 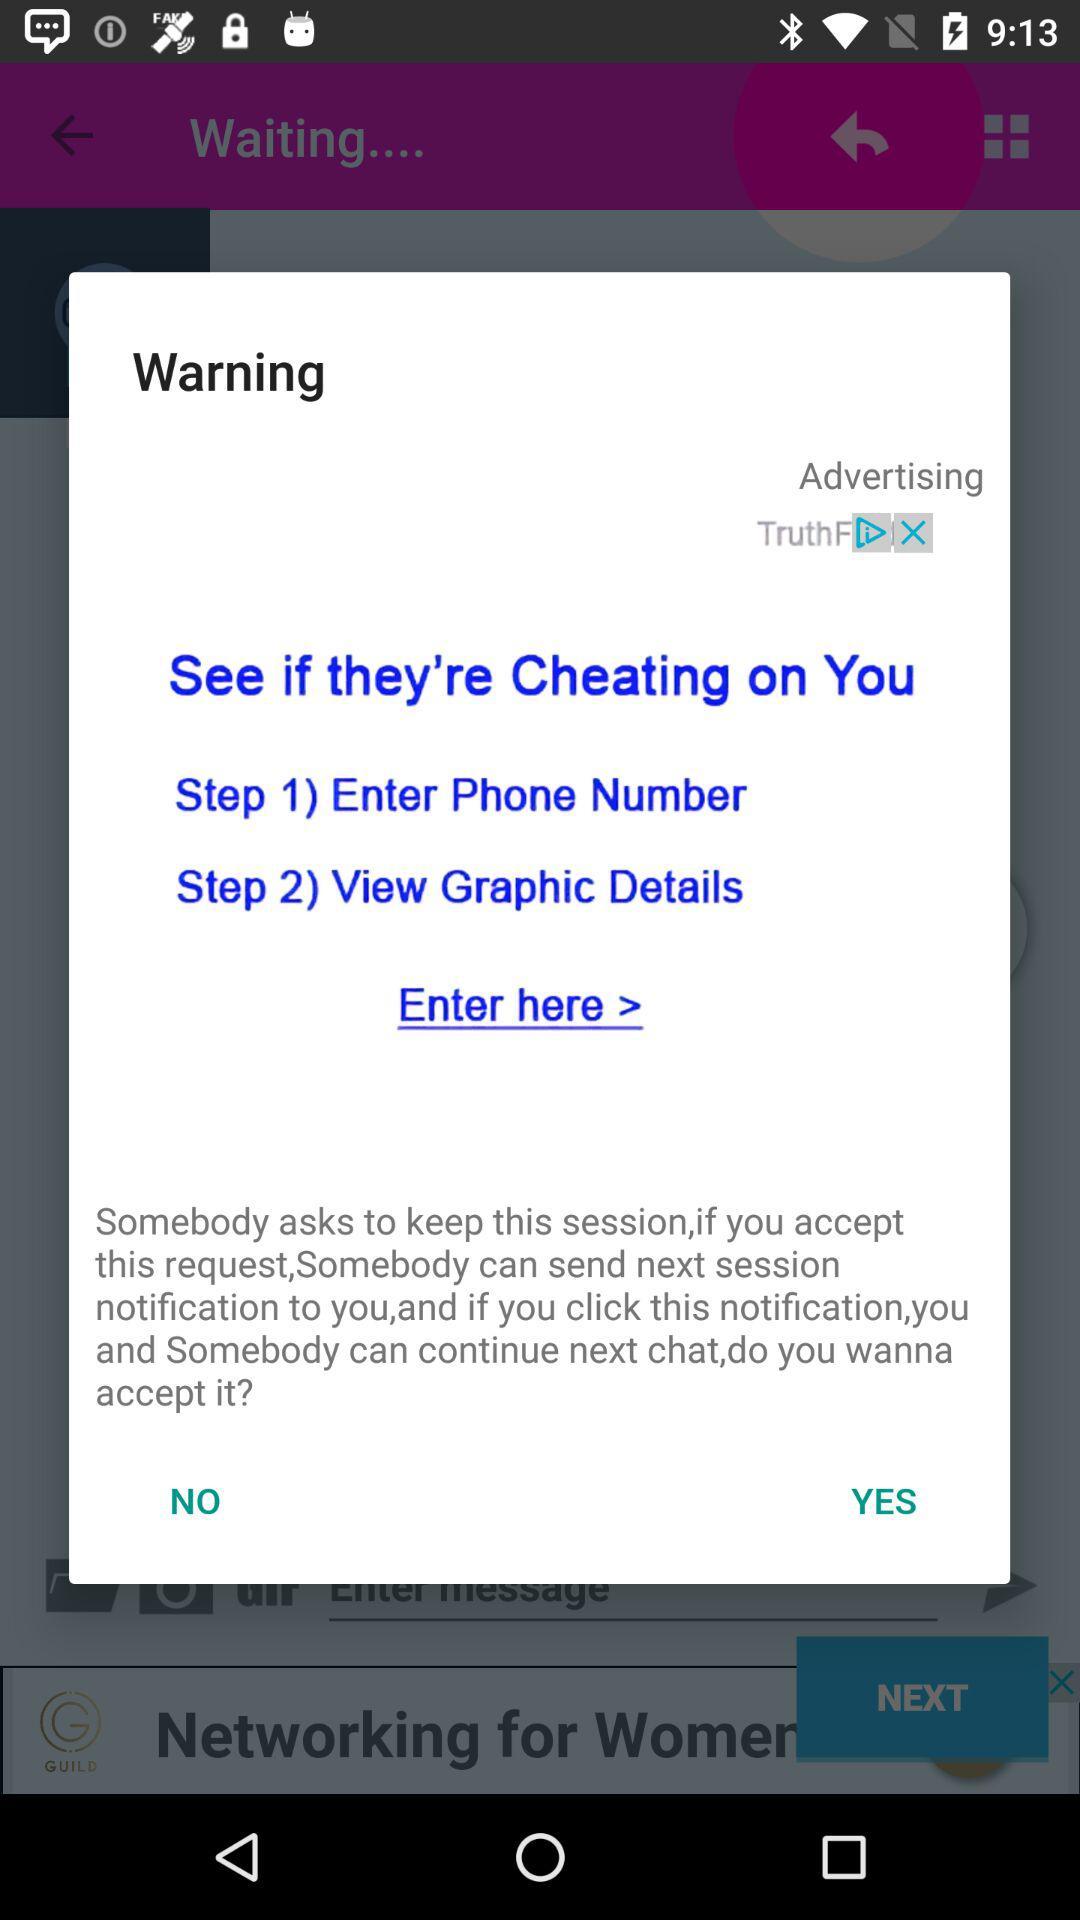 What do you see at coordinates (538, 841) in the screenshot?
I see `click advertisement` at bounding box center [538, 841].